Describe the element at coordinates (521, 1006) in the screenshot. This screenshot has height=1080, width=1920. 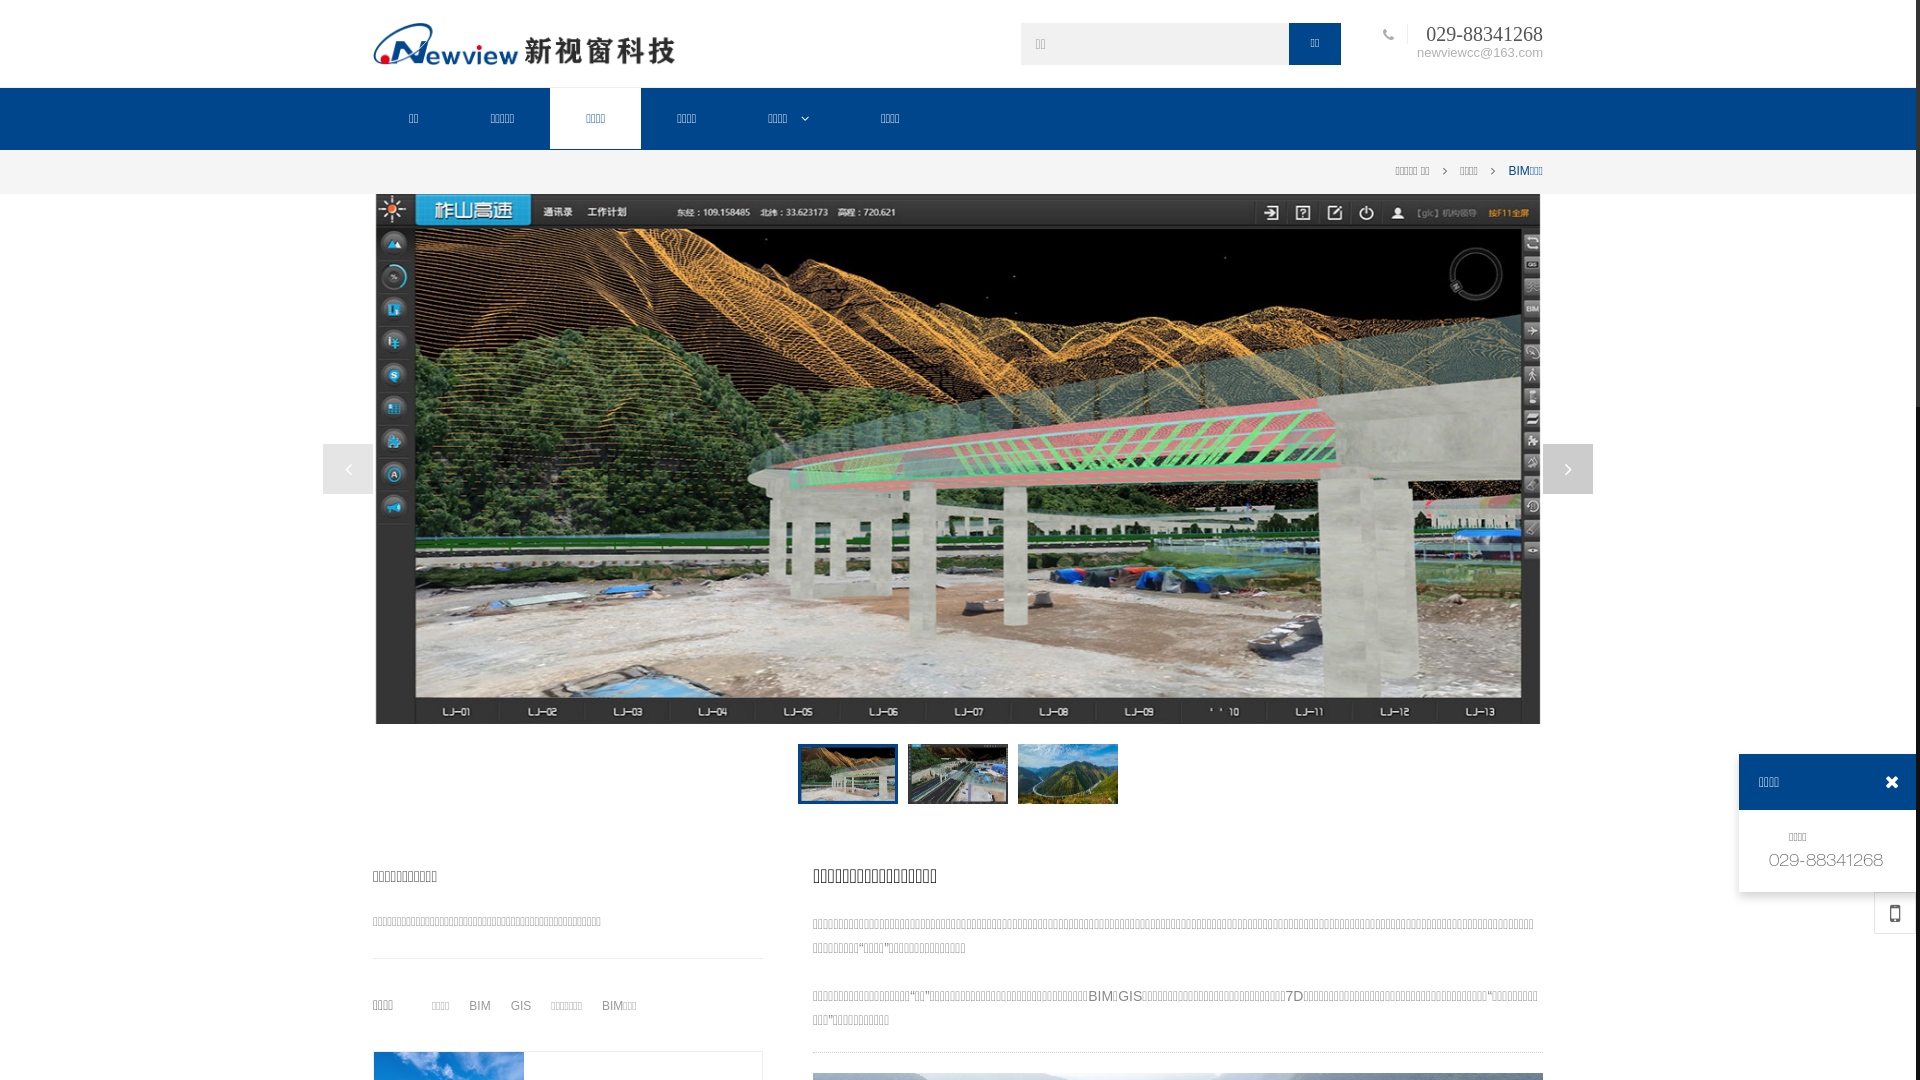
I see `'GIS'` at that location.